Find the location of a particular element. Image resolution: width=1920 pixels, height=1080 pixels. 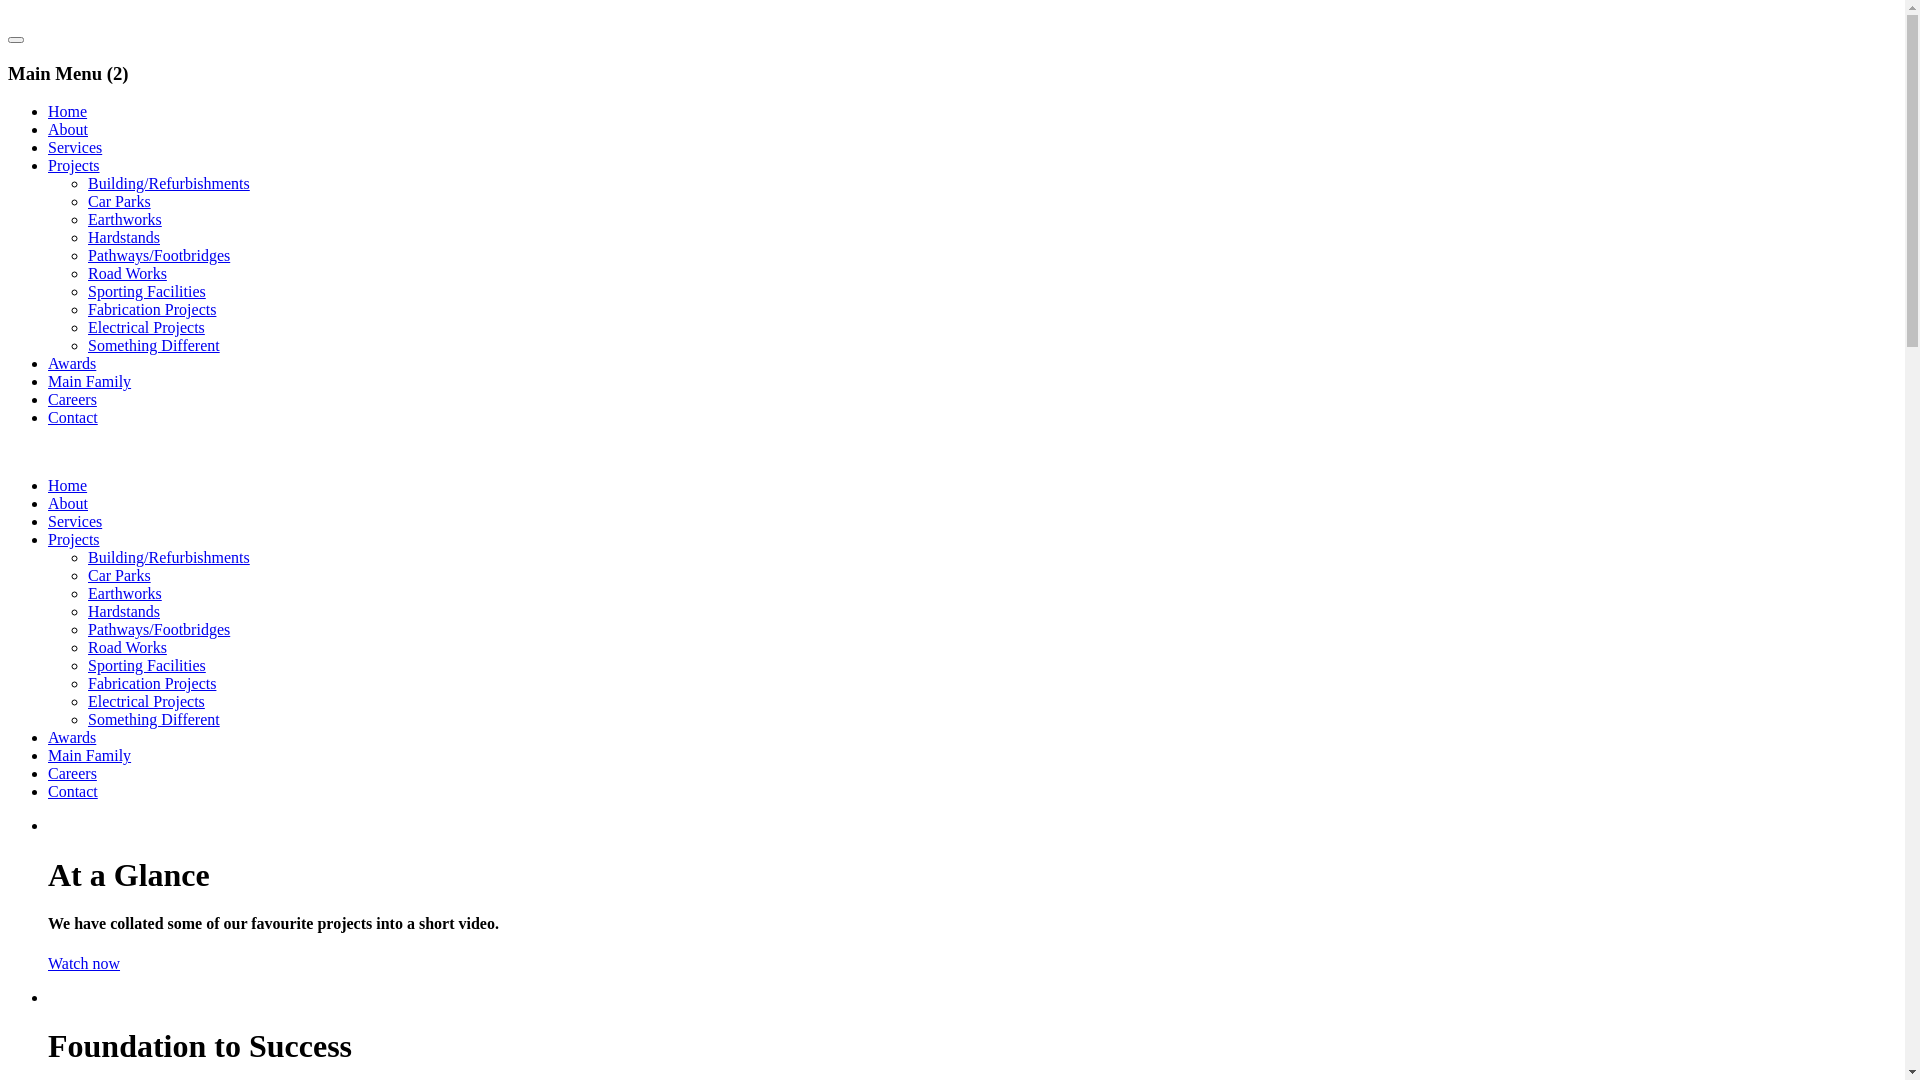

'About' is located at coordinates (67, 129).